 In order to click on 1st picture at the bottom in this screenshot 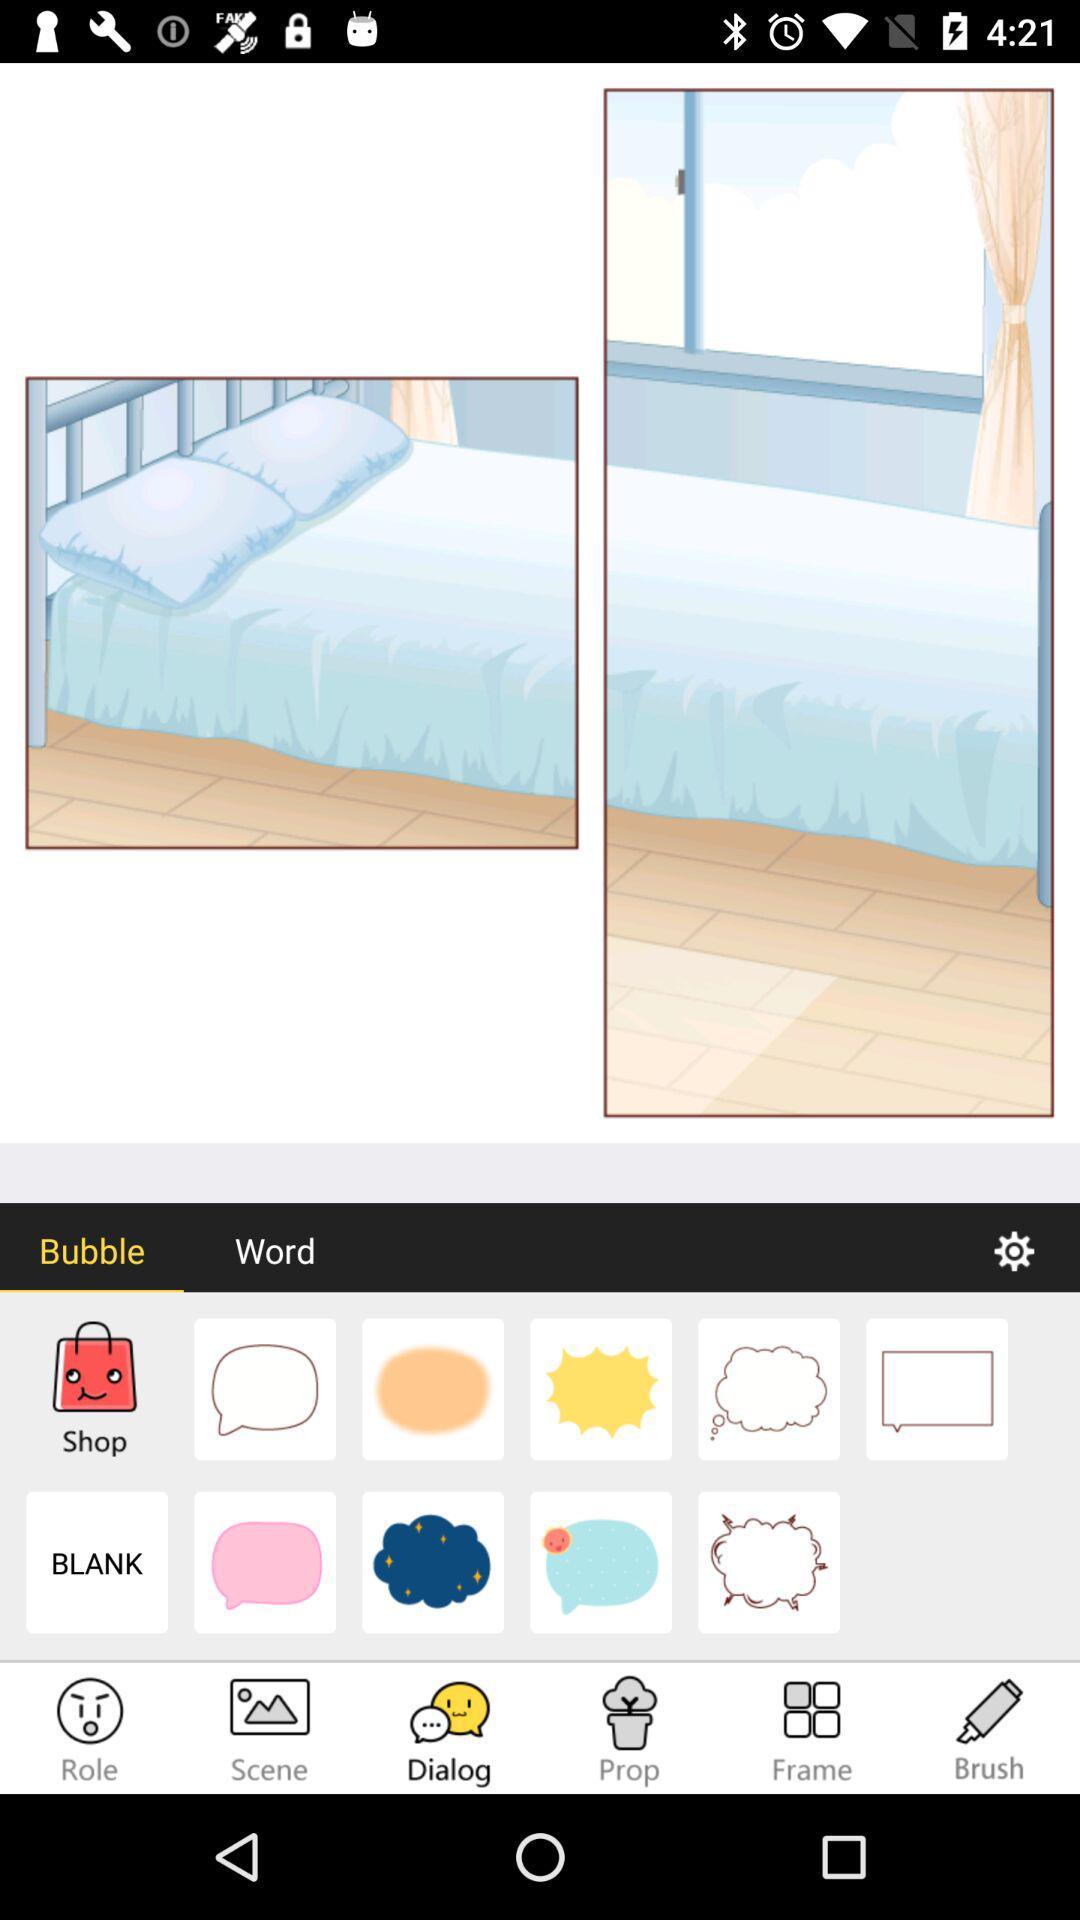, I will do `click(96, 1388)`.